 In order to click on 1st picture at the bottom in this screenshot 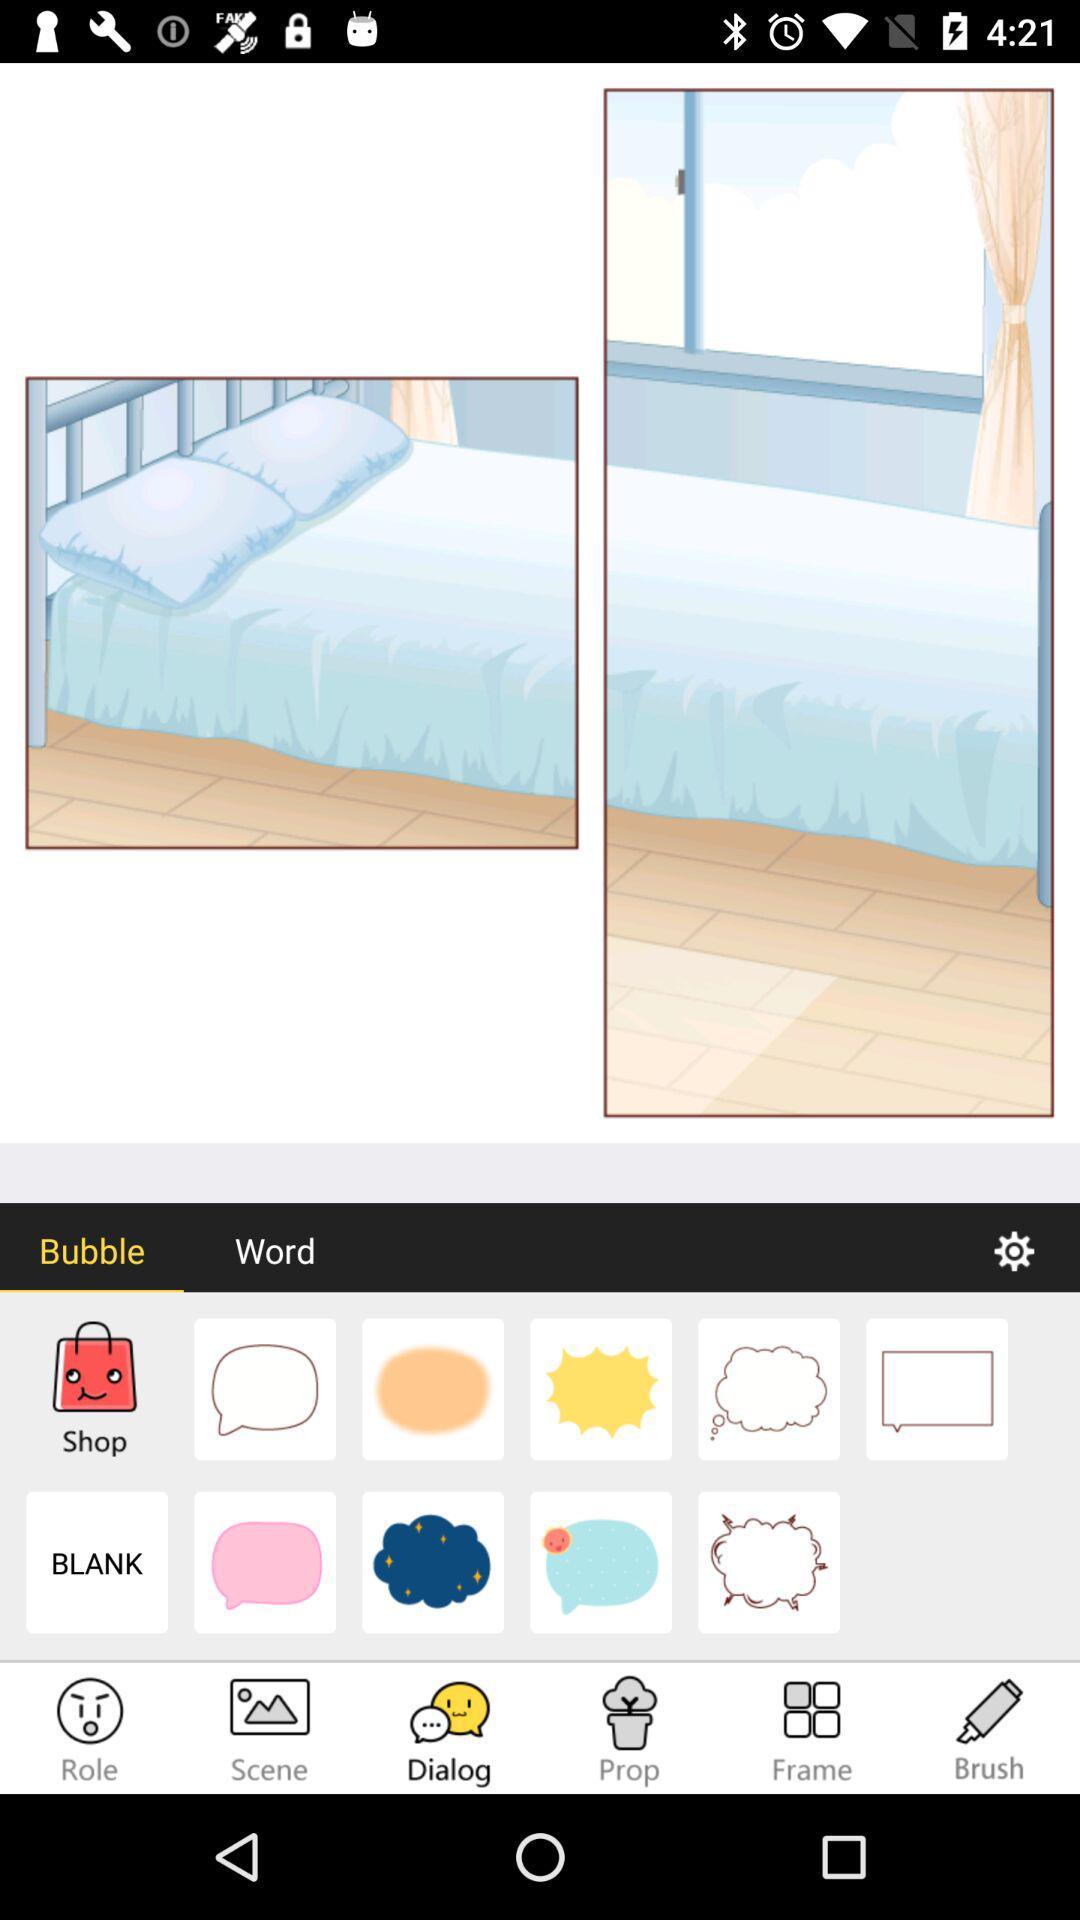, I will do `click(96, 1388)`.